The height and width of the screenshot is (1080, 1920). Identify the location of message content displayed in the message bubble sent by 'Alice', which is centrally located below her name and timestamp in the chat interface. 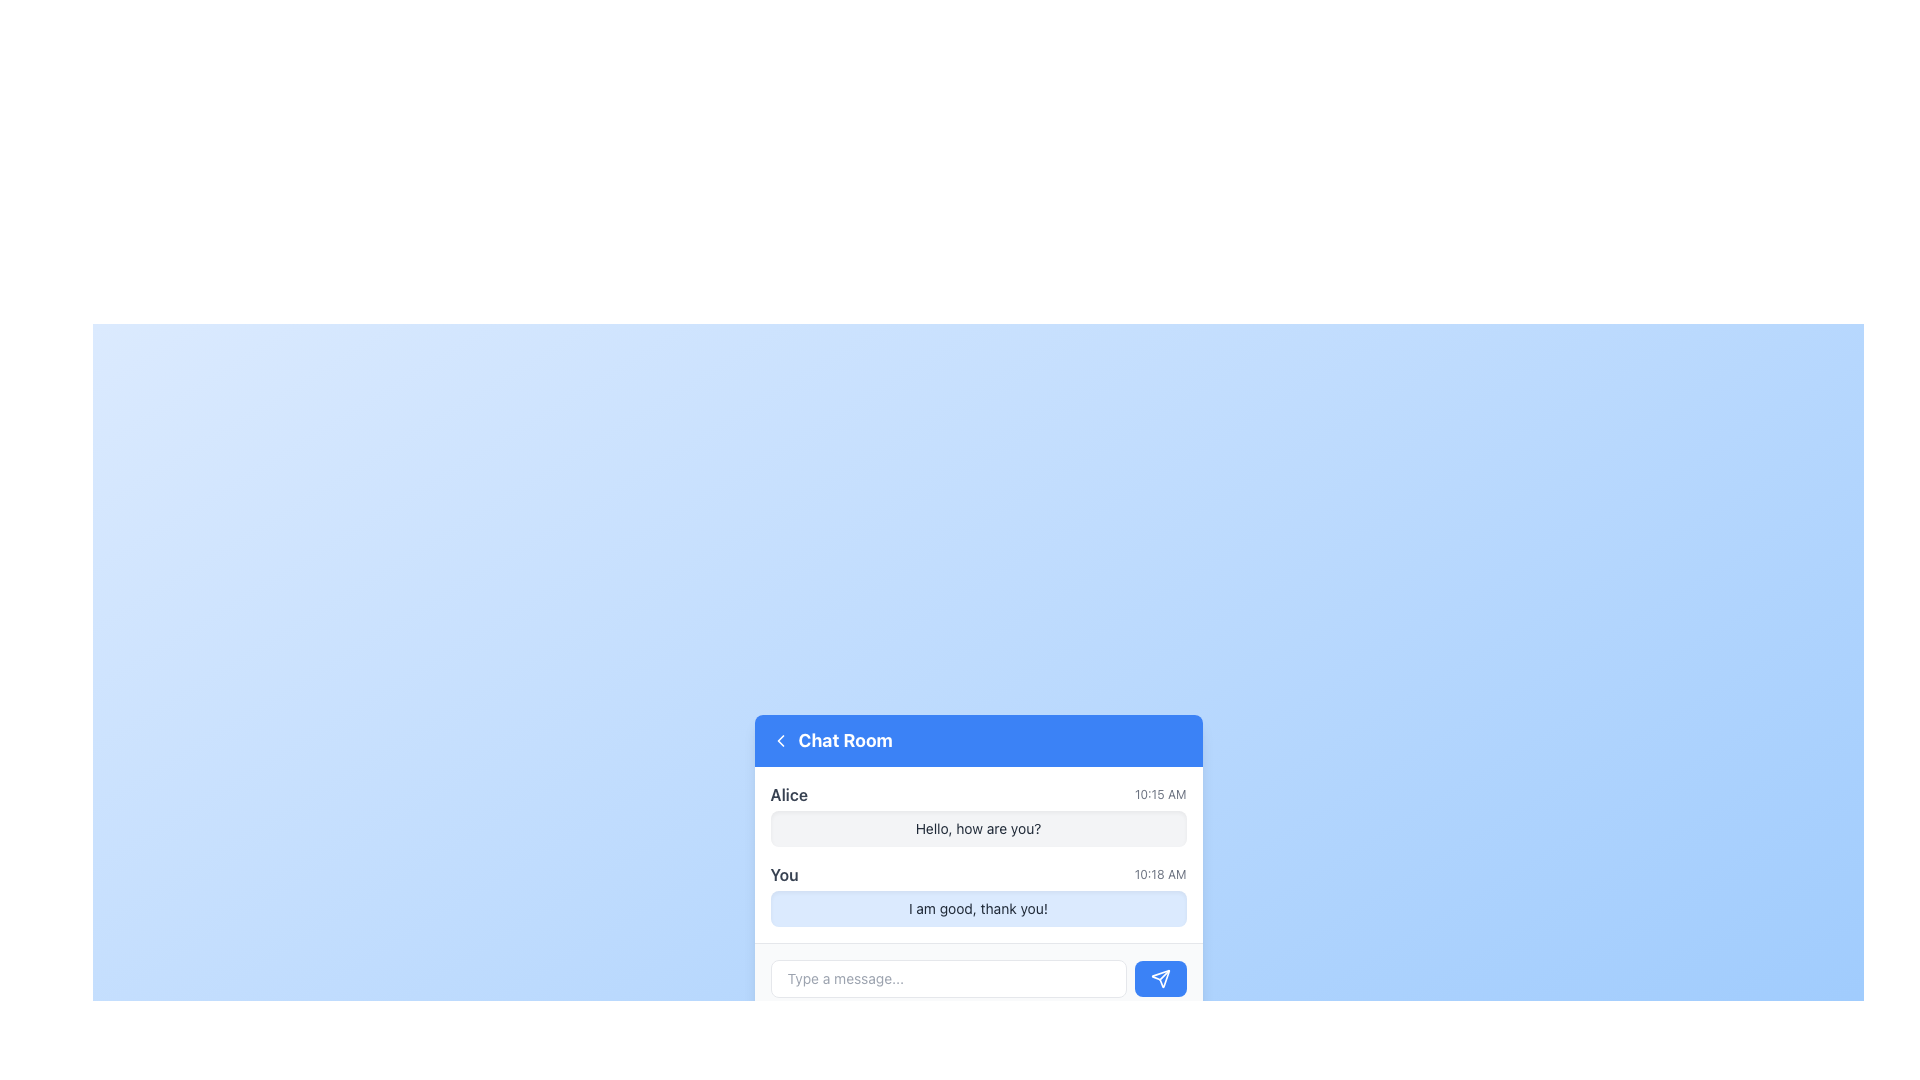
(978, 828).